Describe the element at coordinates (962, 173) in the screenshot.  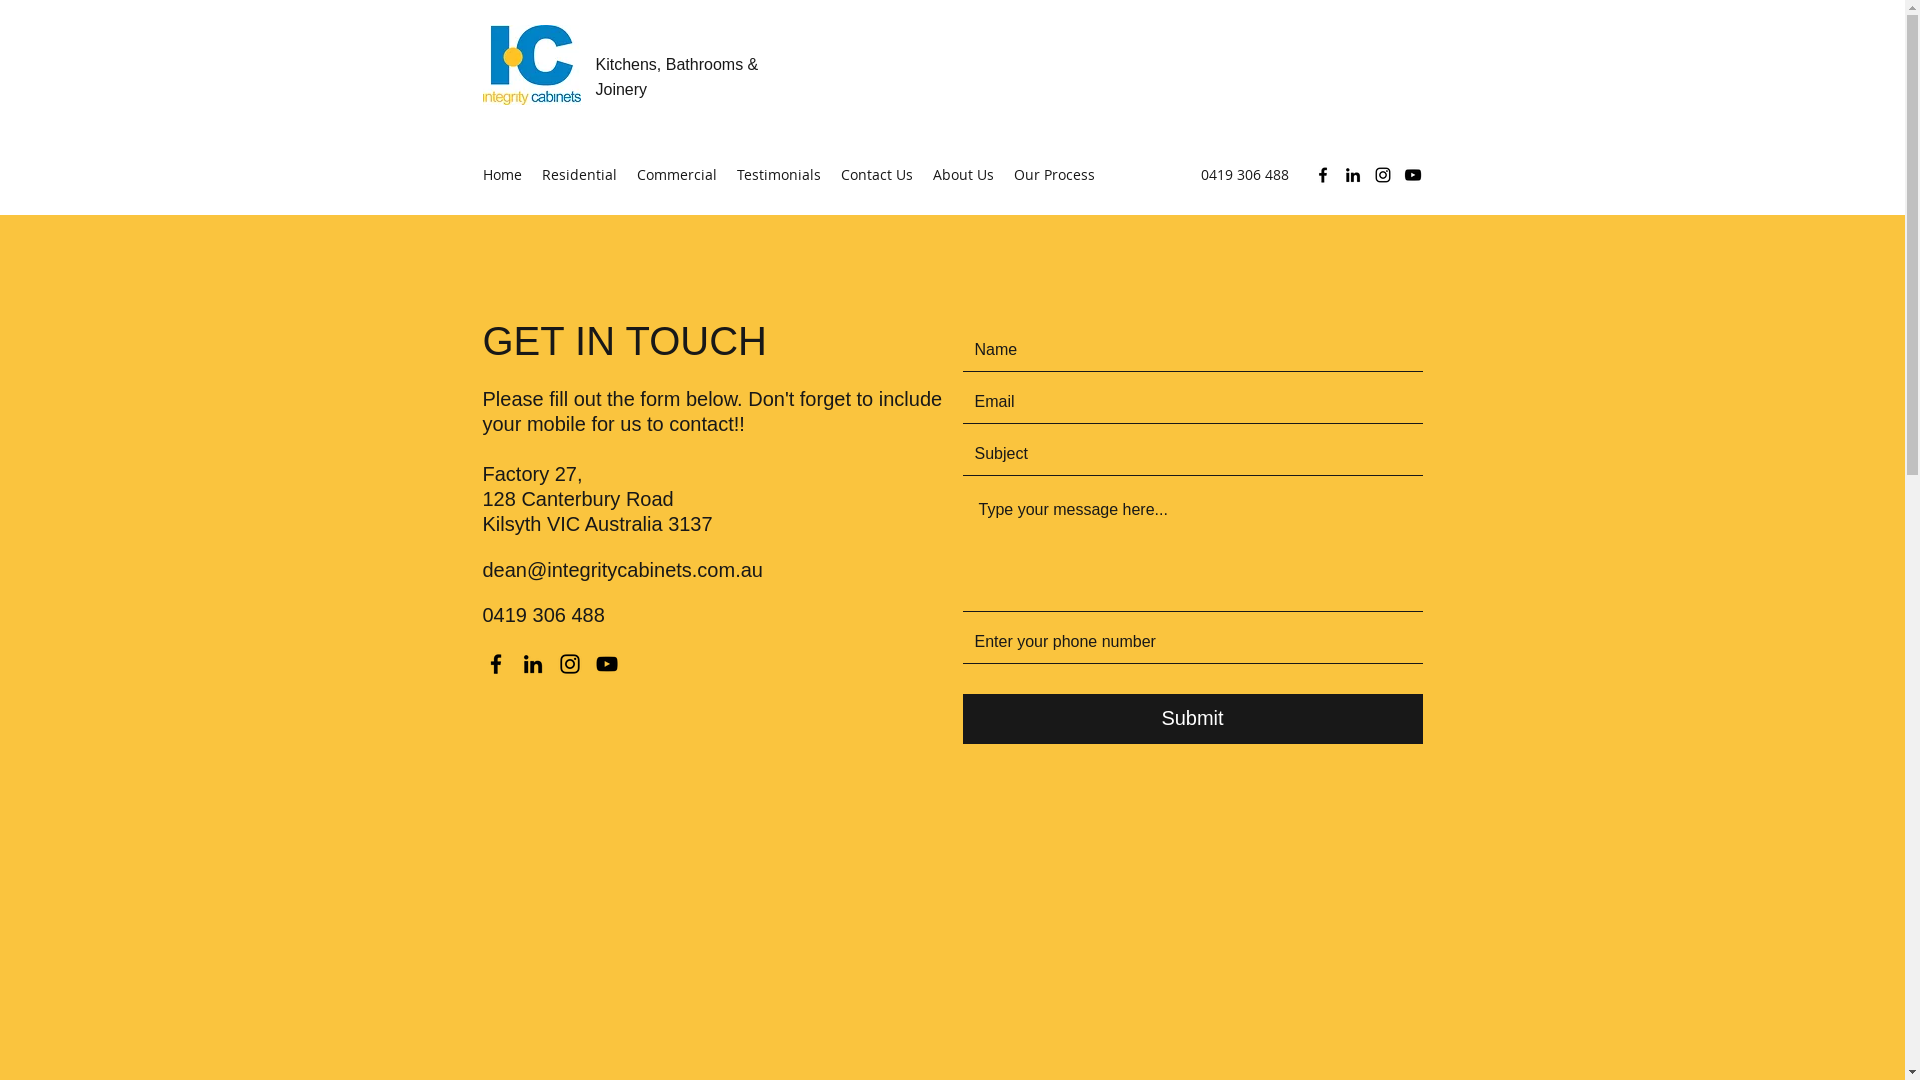
I see `'About Us'` at that location.